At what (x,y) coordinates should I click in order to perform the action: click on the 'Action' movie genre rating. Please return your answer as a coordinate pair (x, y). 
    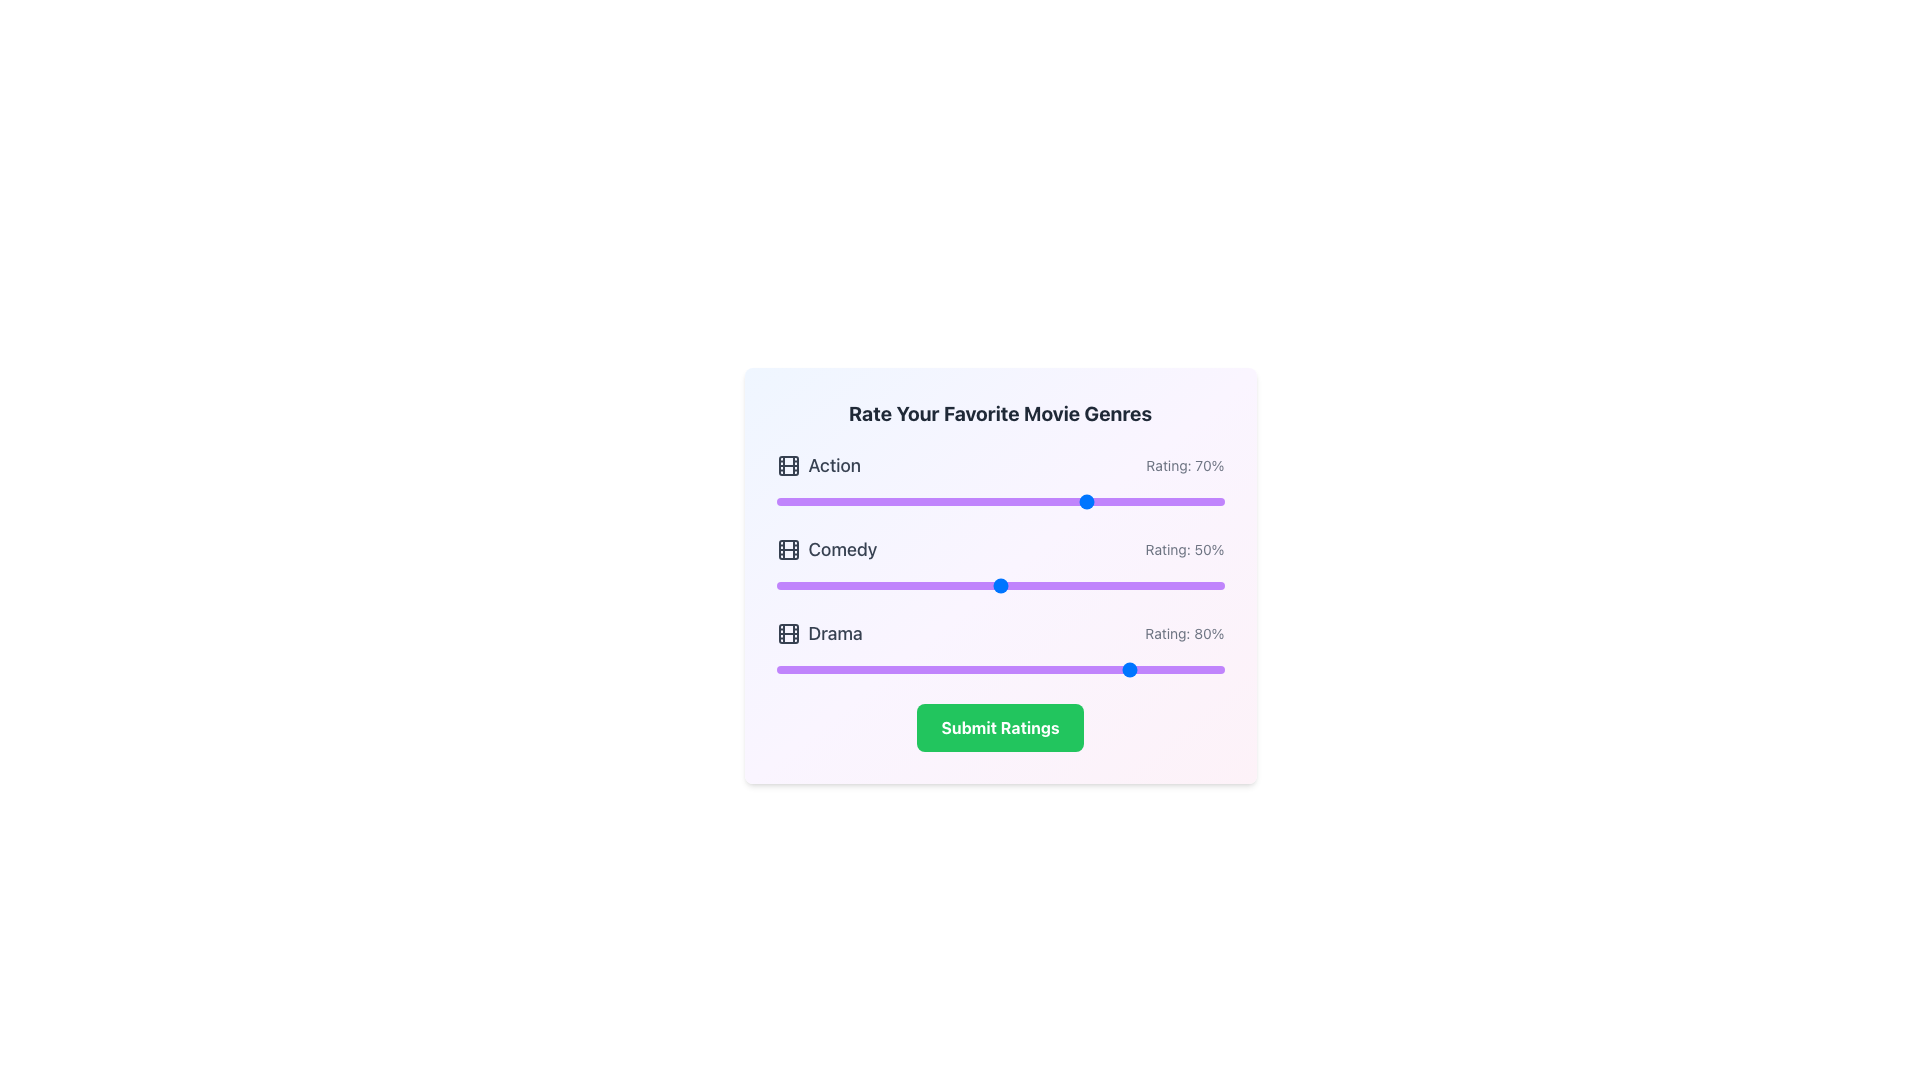
    Looking at the image, I should click on (936, 500).